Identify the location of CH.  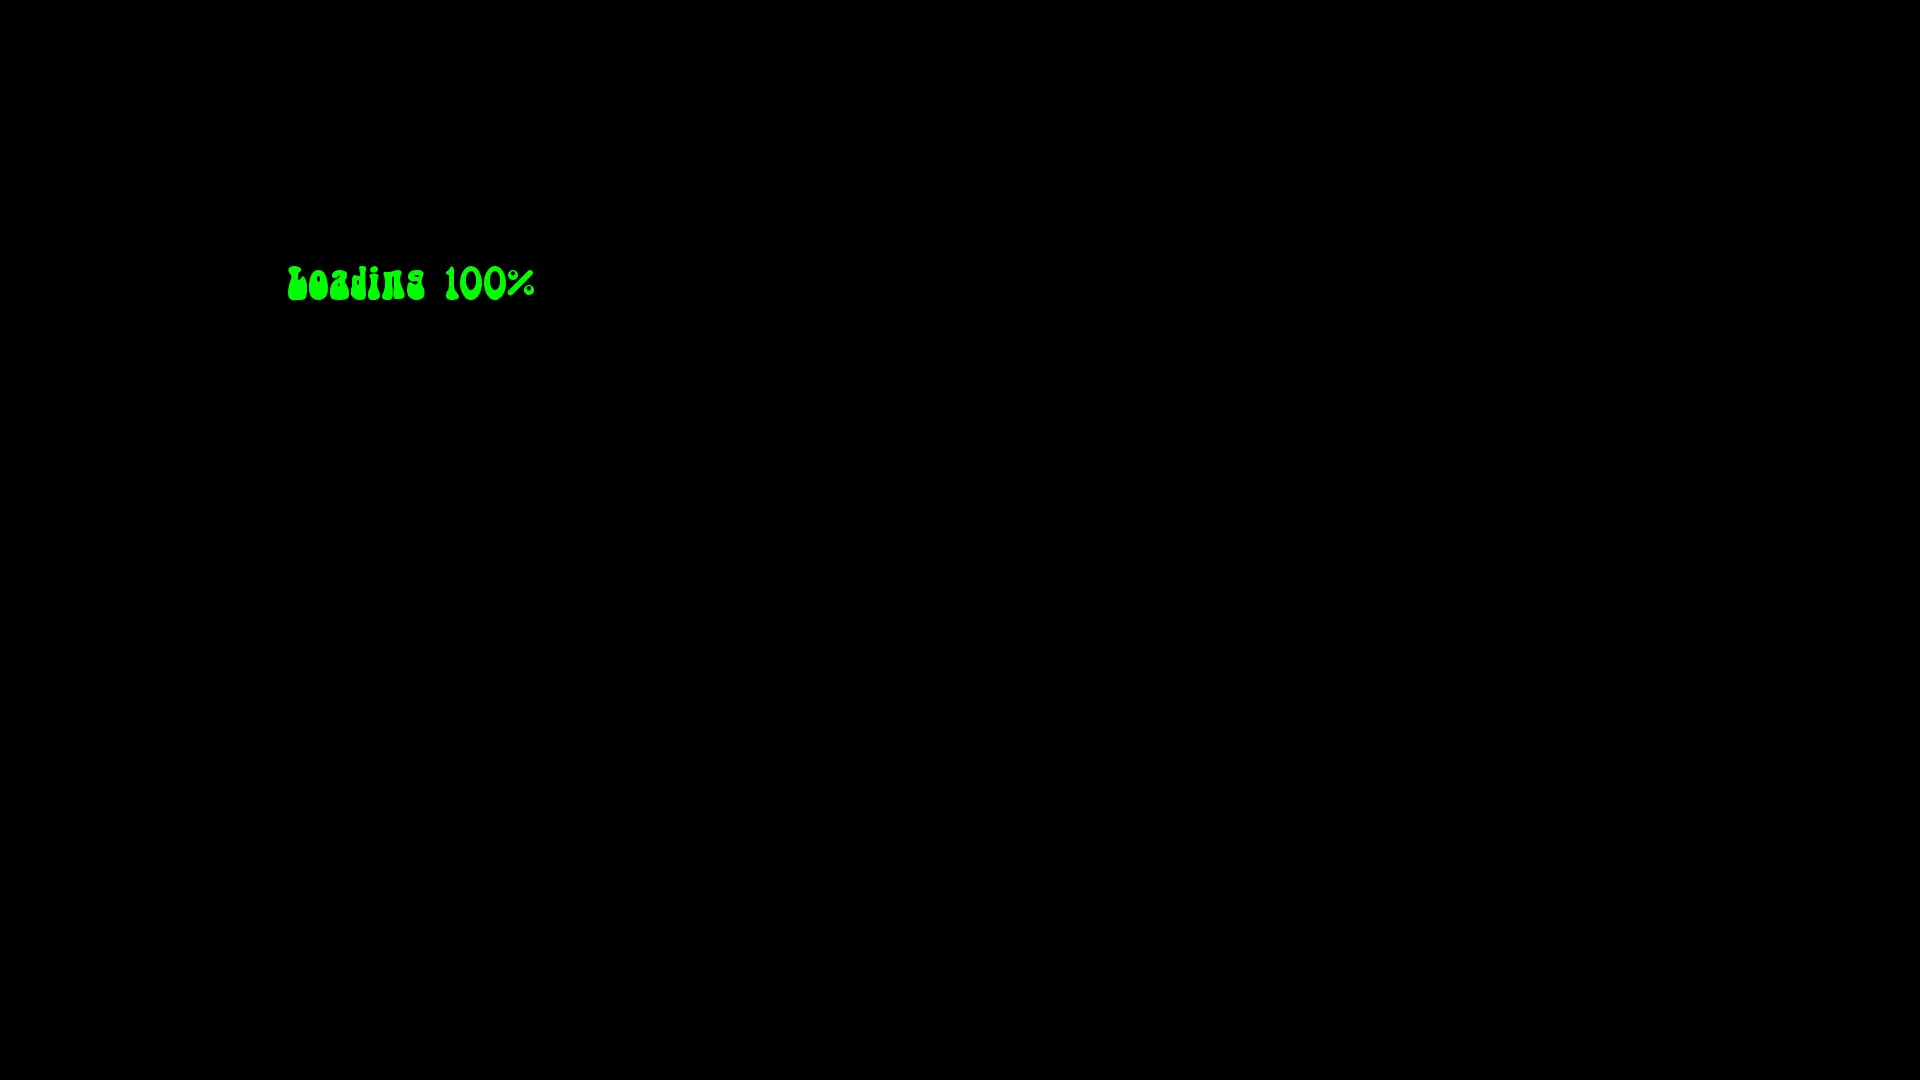
(661, 333).